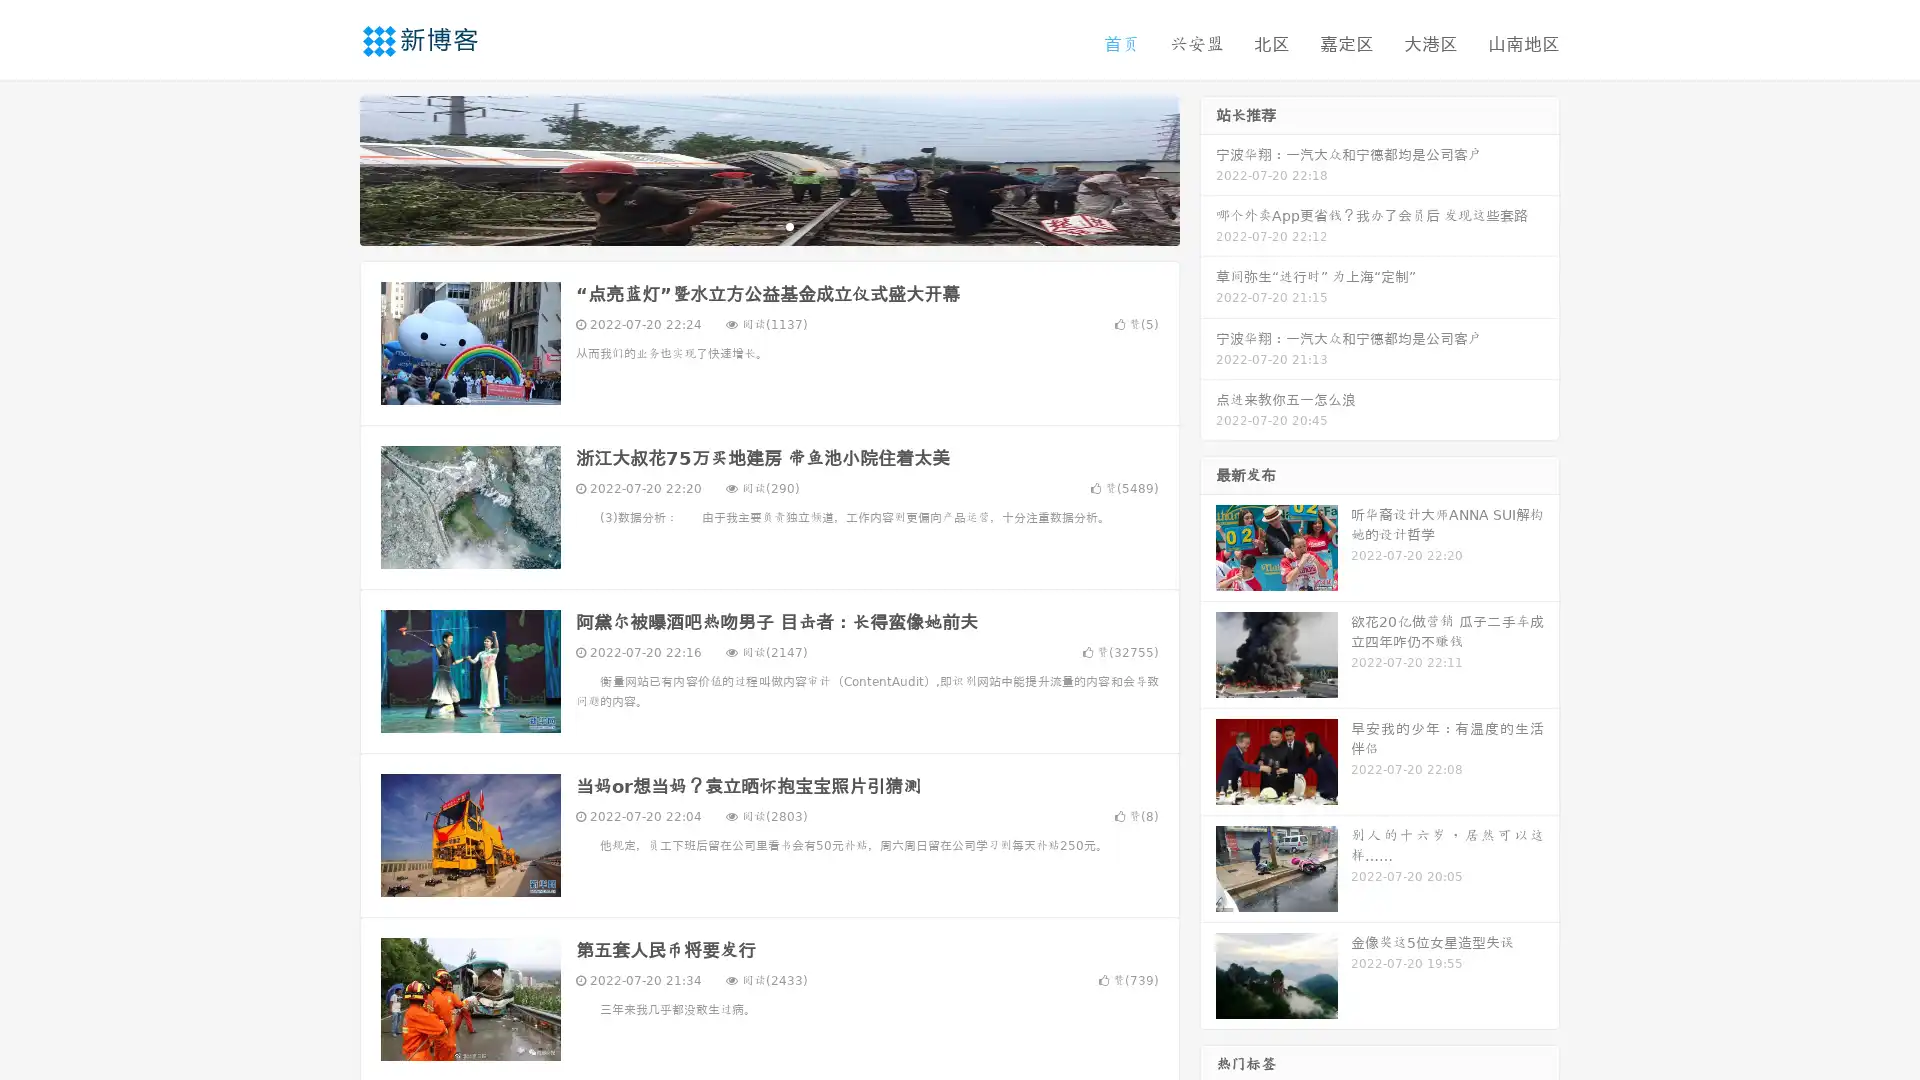 The height and width of the screenshot is (1080, 1920). I want to click on Go to slide 3, so click(789, 225).